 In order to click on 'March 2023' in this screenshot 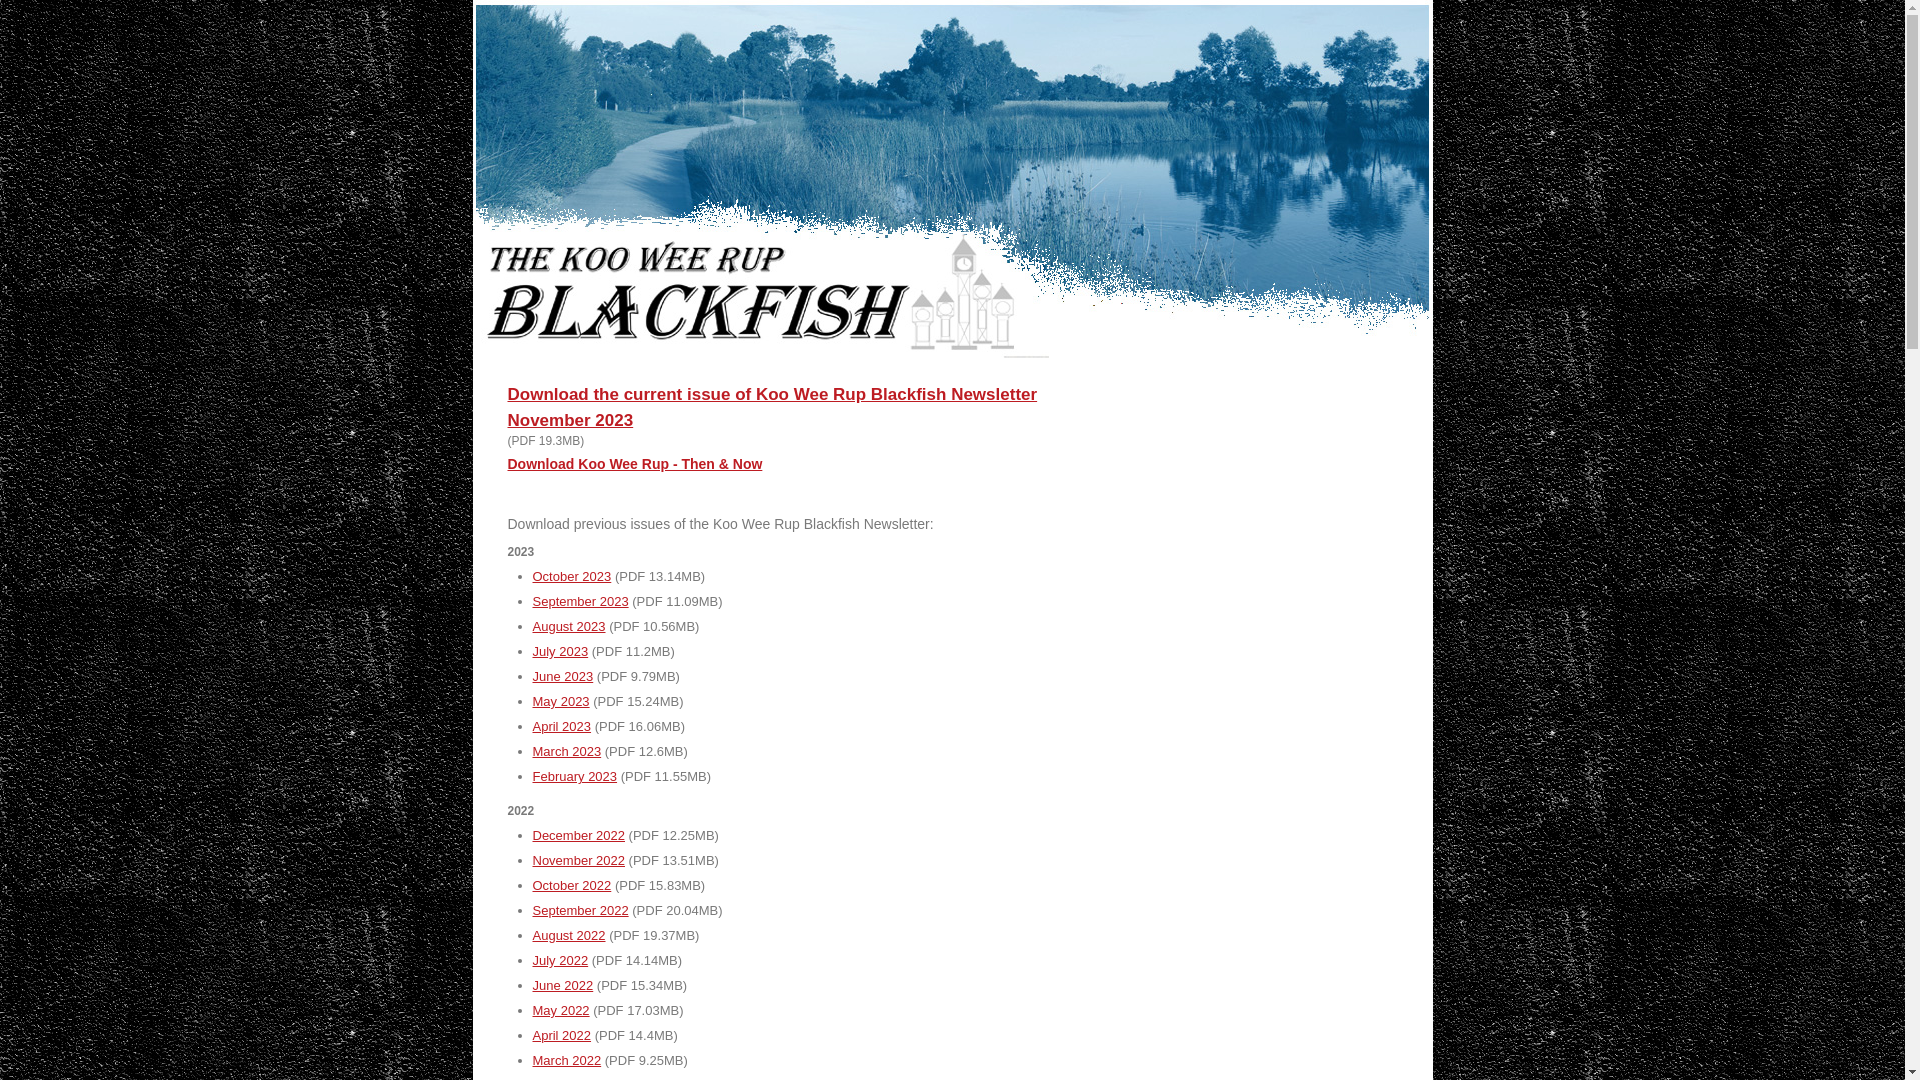, I will do `click(565, 751)`.